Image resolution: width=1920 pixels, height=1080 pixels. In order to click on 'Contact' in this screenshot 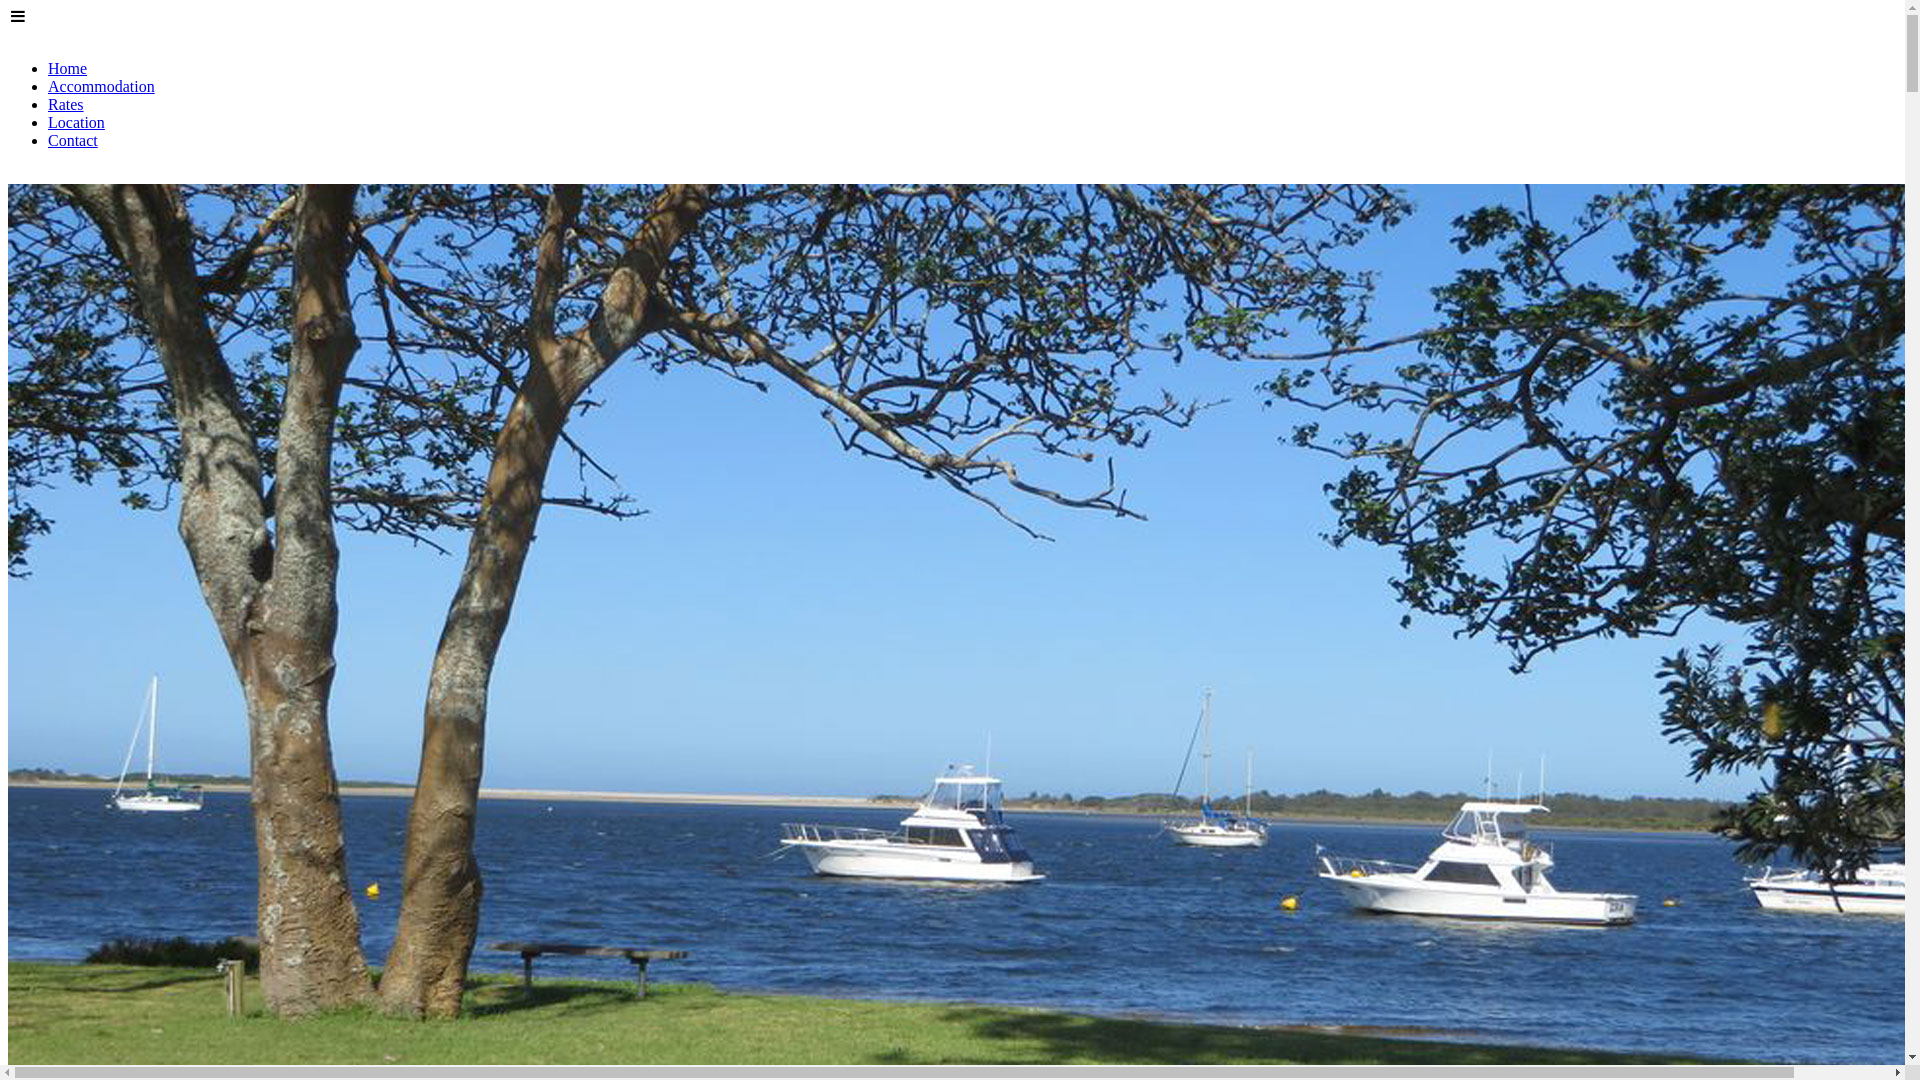, I will do `click(72, 139)`.